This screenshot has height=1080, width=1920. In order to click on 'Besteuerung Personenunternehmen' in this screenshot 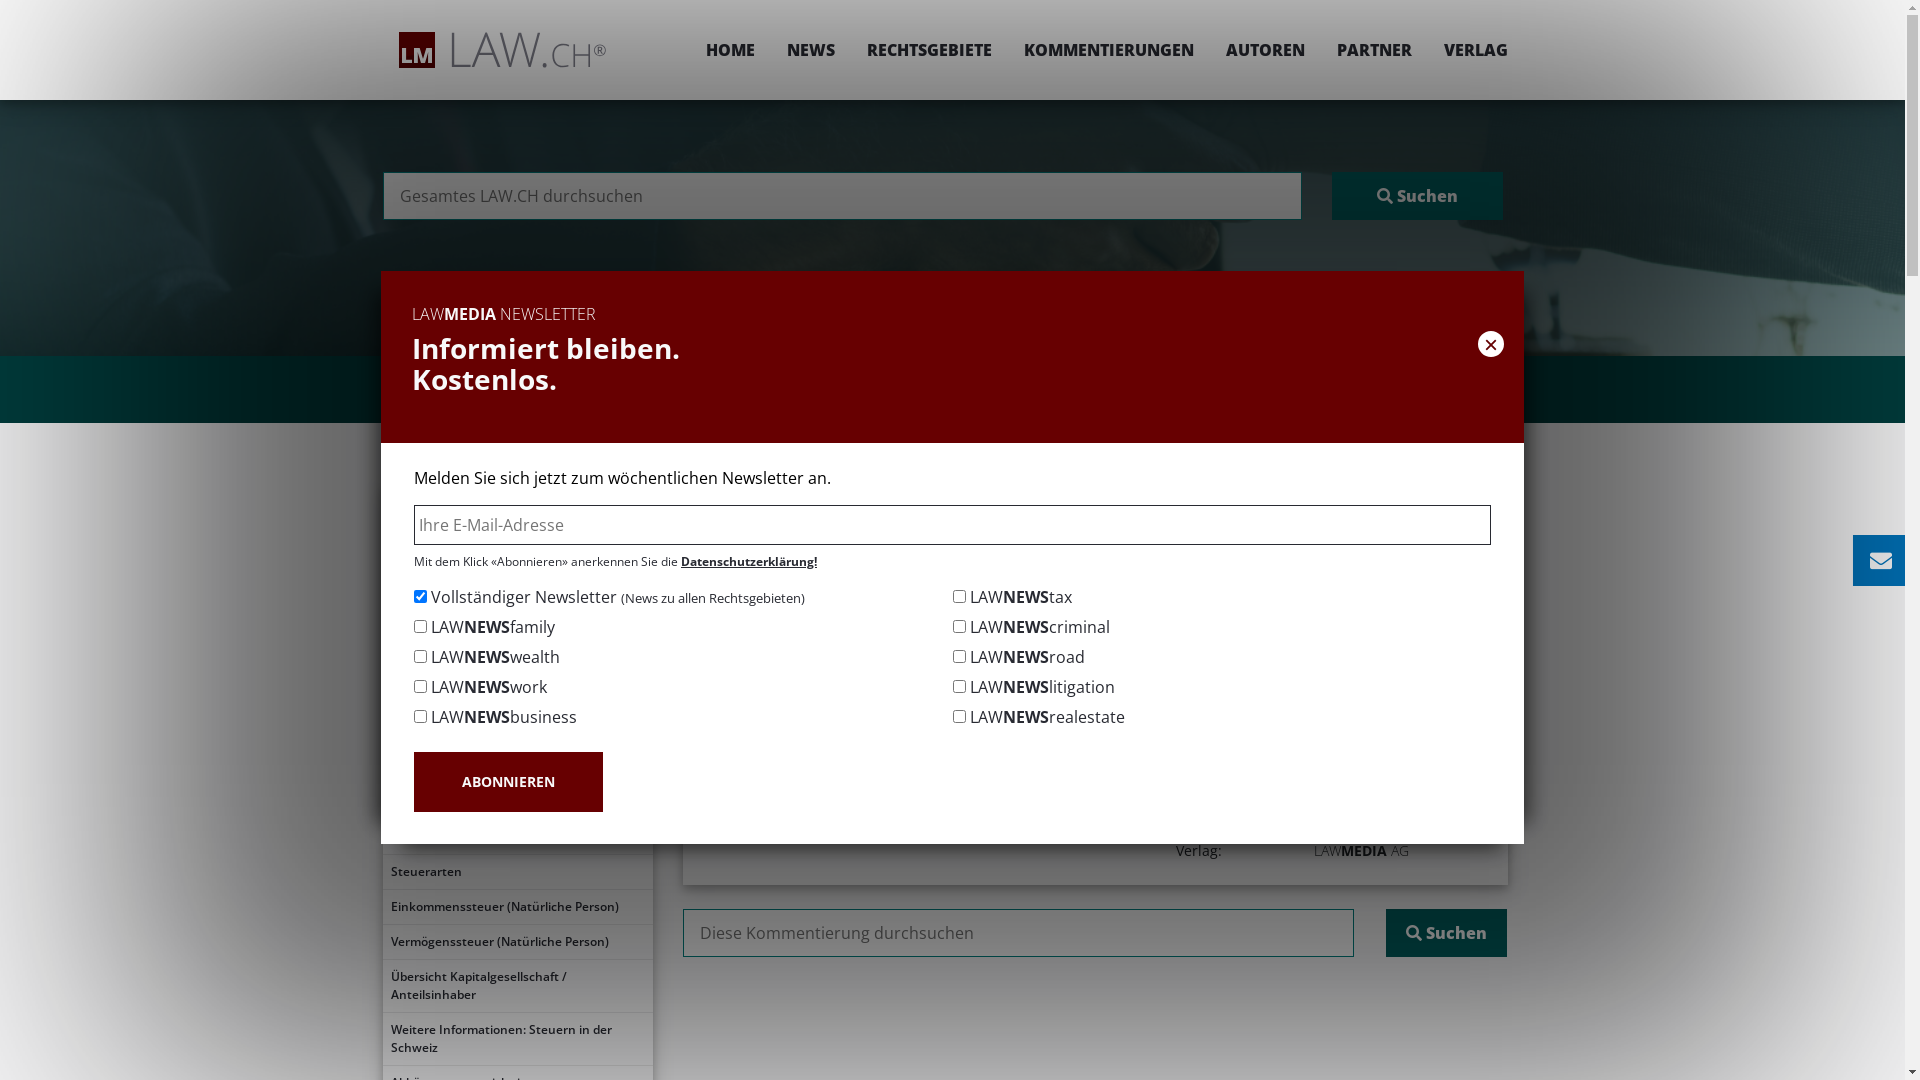, I will do `click(517, 837)`.